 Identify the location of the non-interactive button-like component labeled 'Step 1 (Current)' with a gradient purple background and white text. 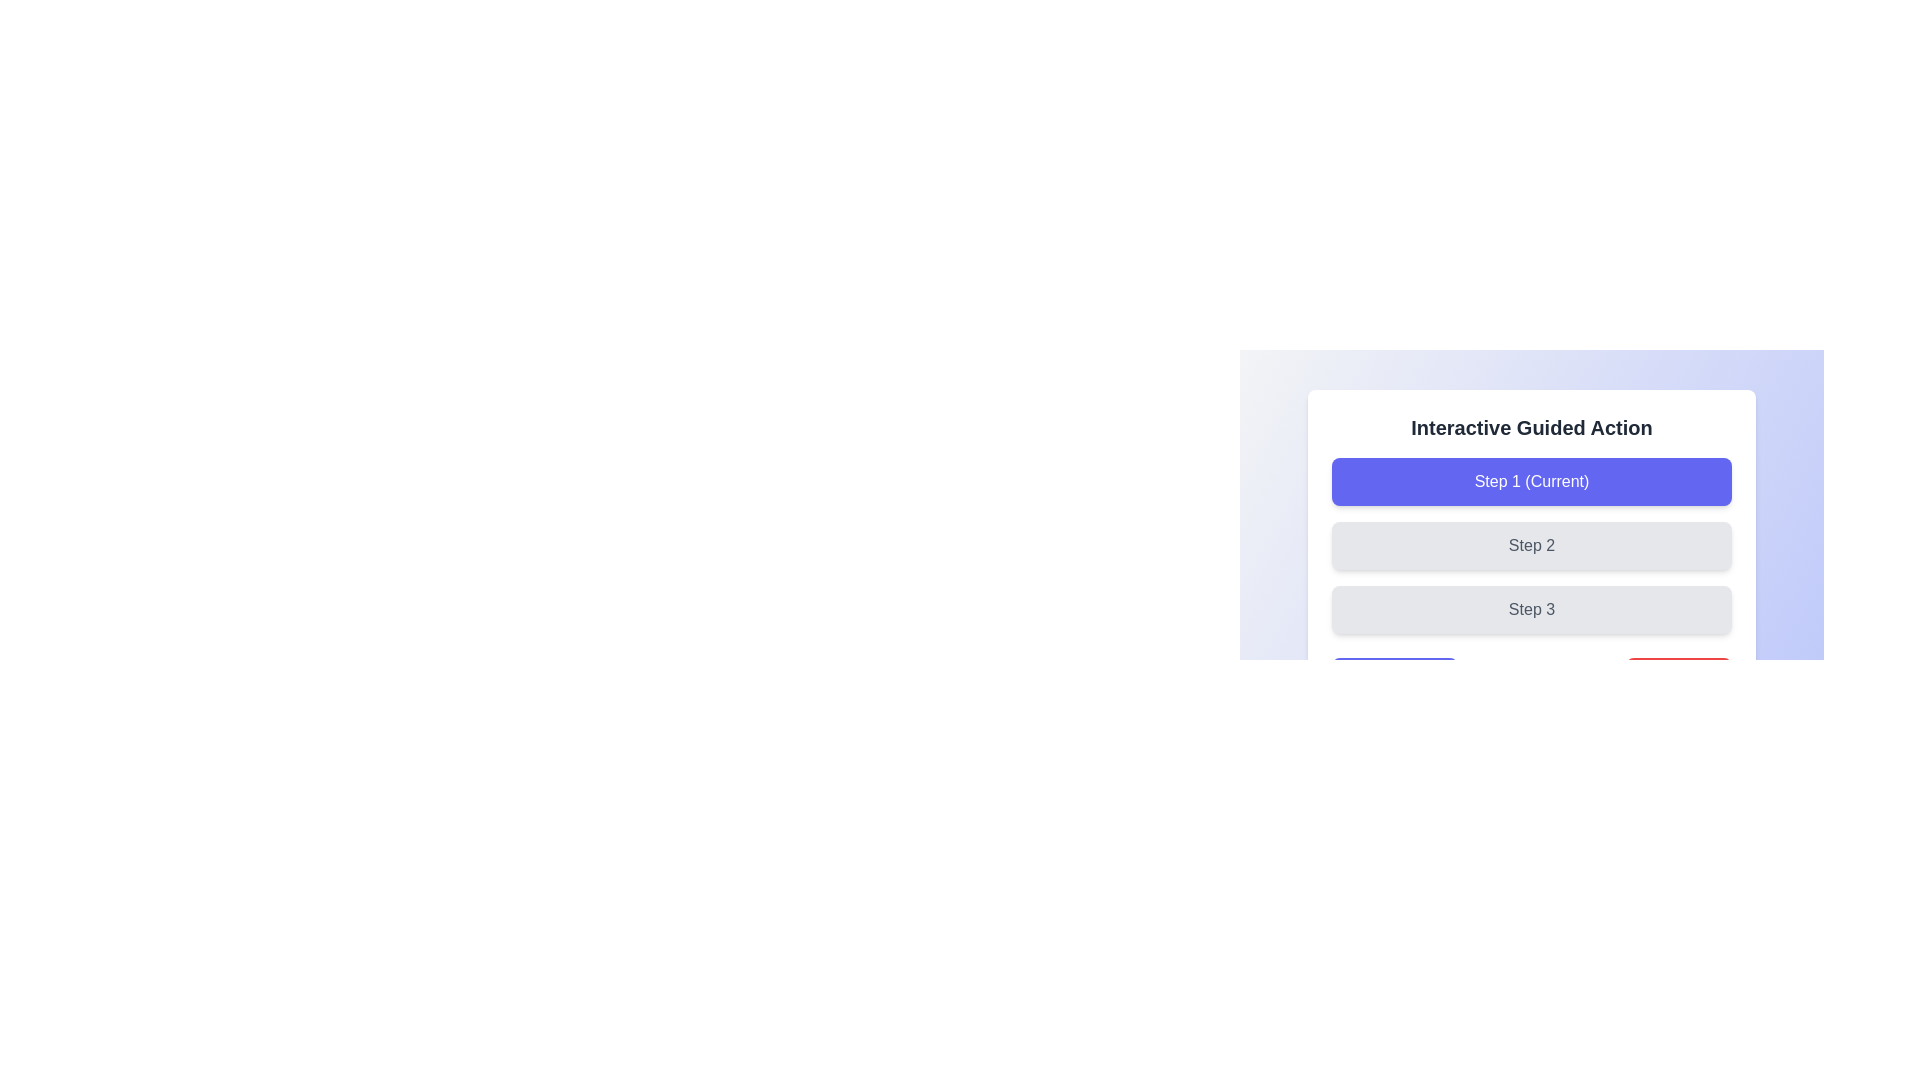
(1530, 482).